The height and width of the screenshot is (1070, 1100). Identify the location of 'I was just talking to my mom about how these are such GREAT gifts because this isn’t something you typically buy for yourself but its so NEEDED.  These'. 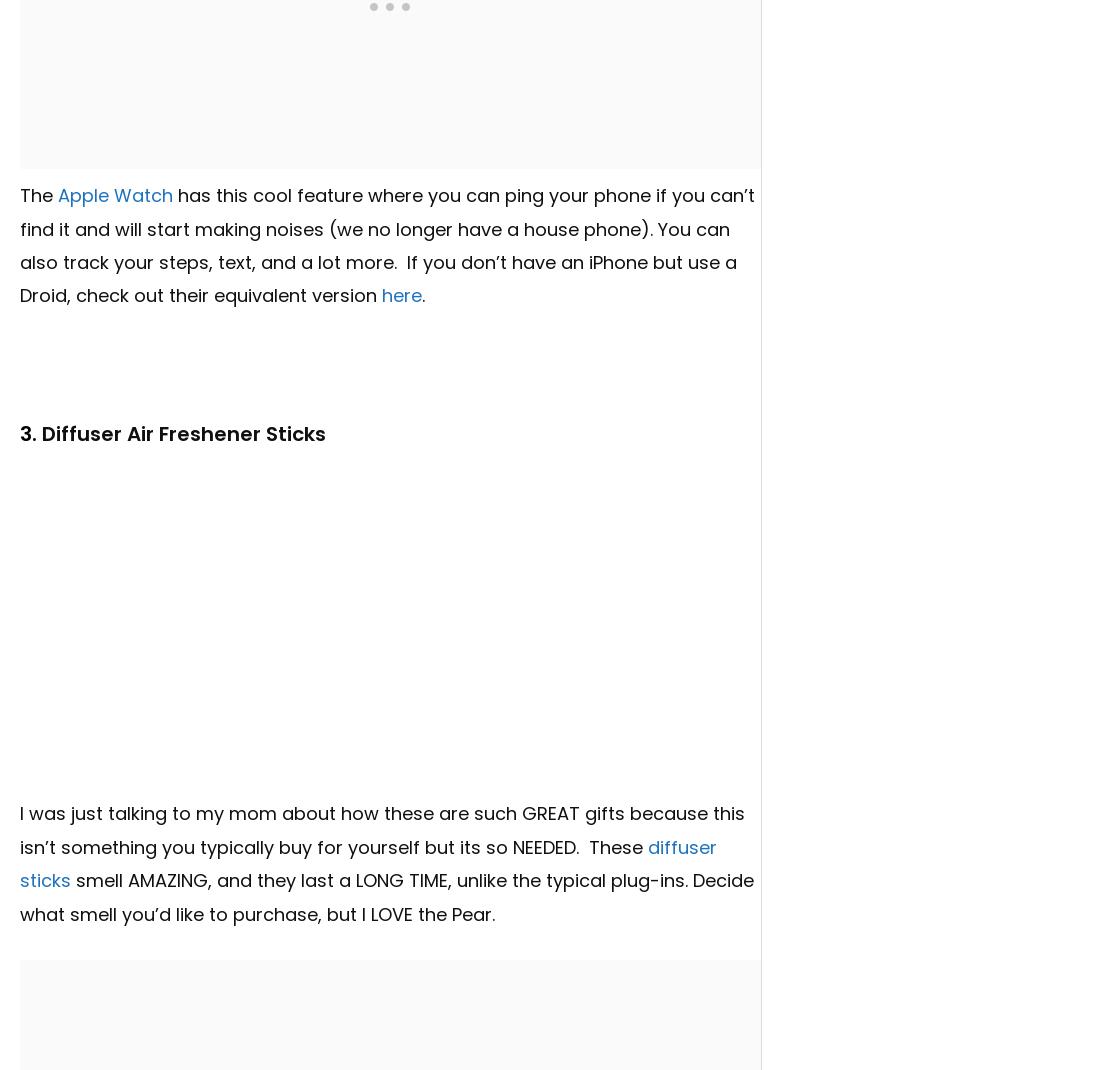
(382, 829).